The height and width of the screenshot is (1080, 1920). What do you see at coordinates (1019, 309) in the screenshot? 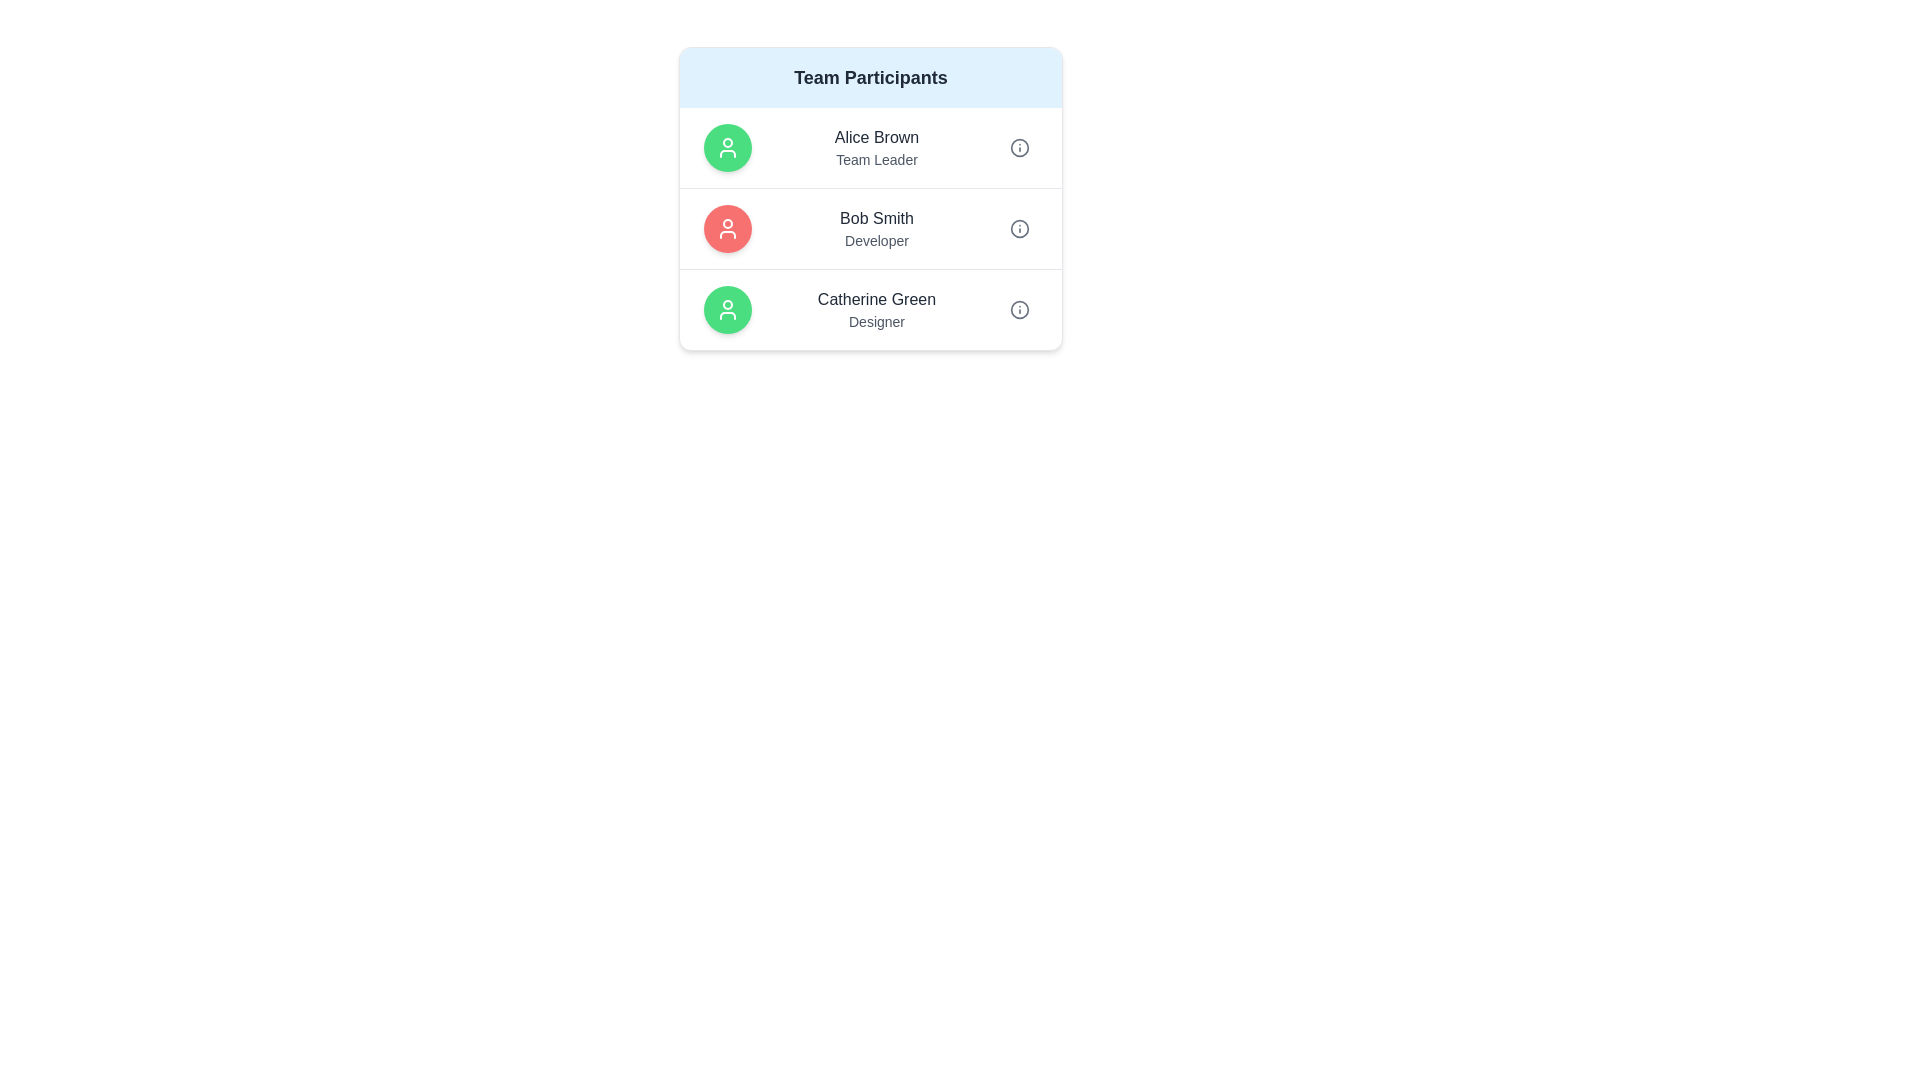
I see `the background circle of the icon located in the 'Catherine Green - Designer' section on the right side` at bounding box center [1019, 309].